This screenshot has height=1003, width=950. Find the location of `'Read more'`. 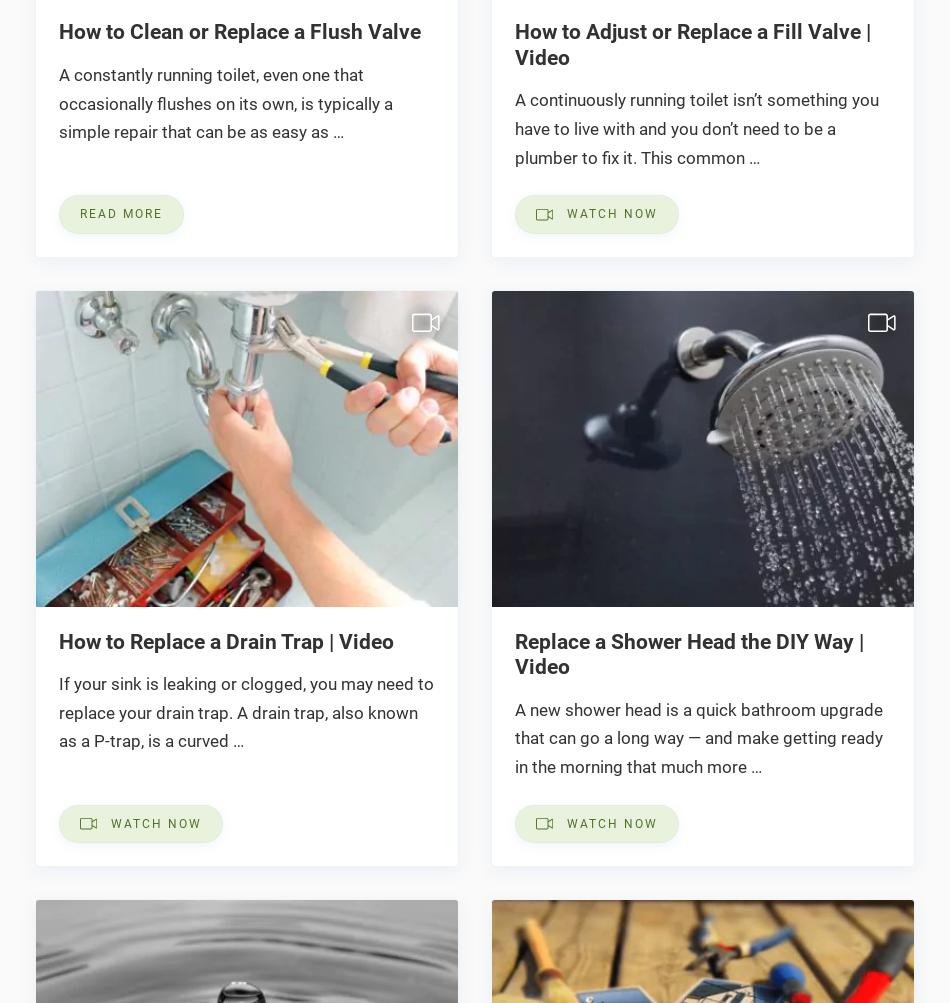

'Read more' is located at coordinates (120, 214).